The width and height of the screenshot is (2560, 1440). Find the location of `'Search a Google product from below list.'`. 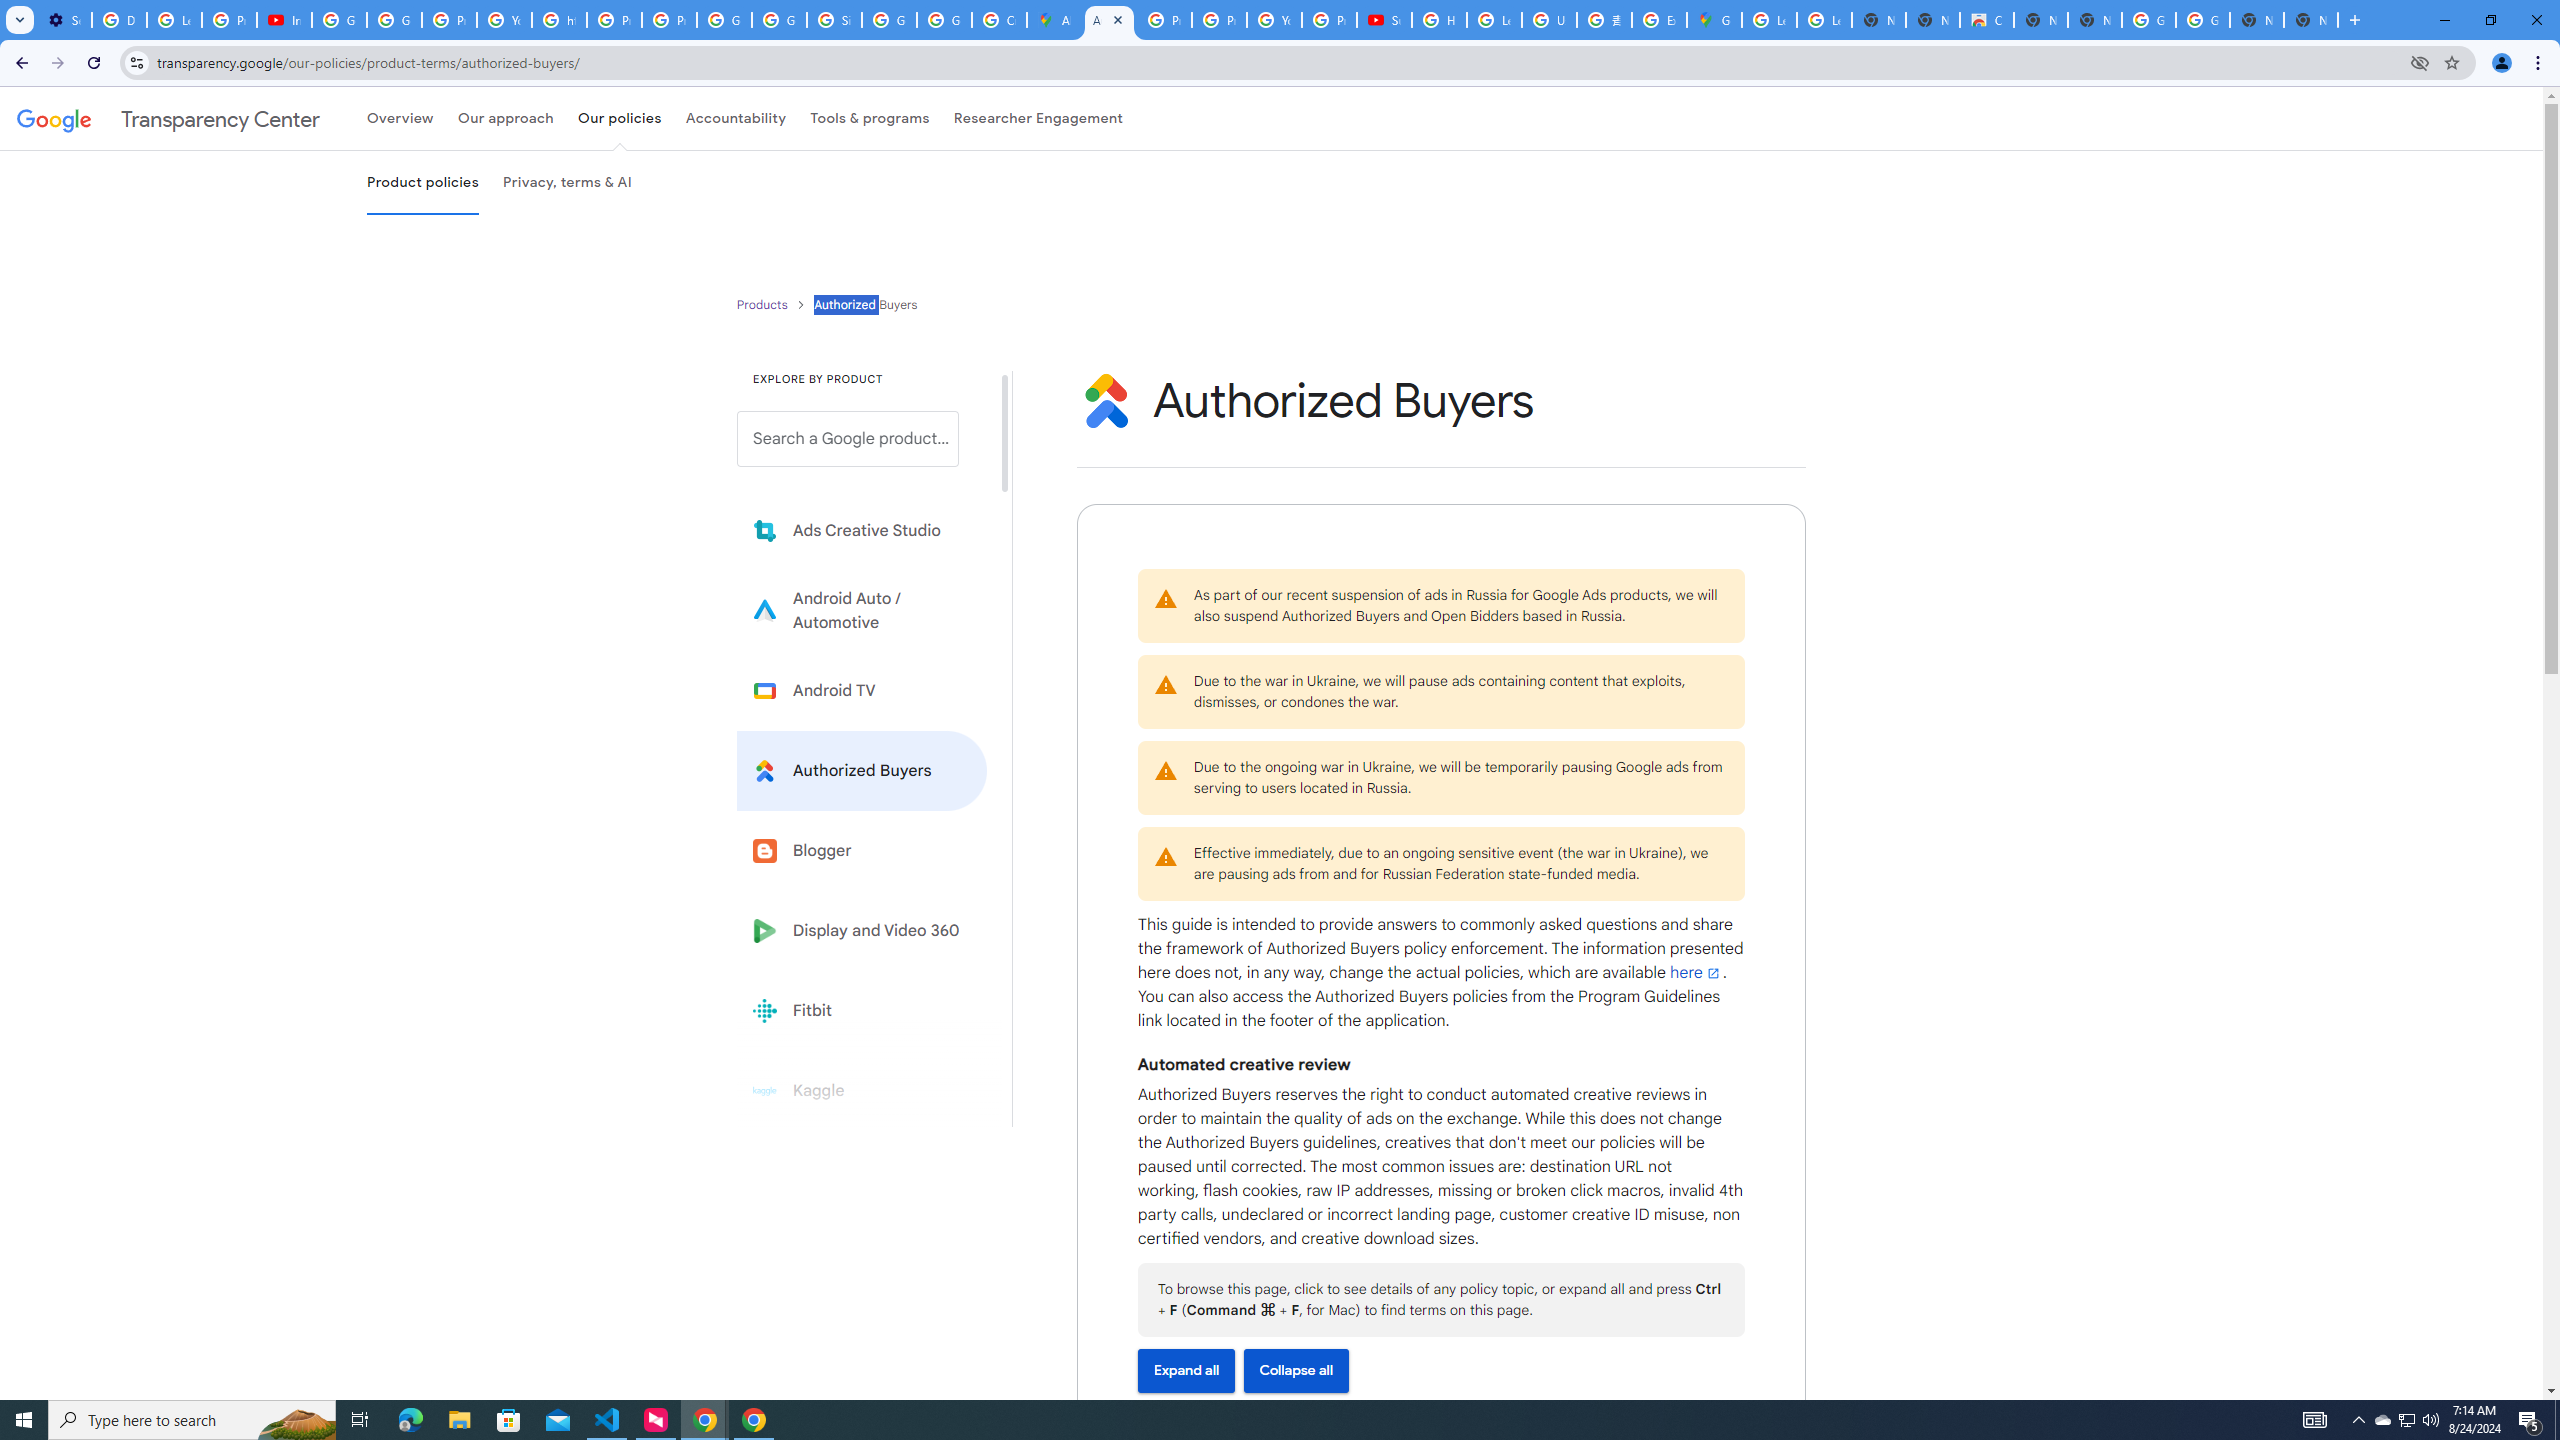

'Search a Google product from below list.' is located at coordinates (847, 437).